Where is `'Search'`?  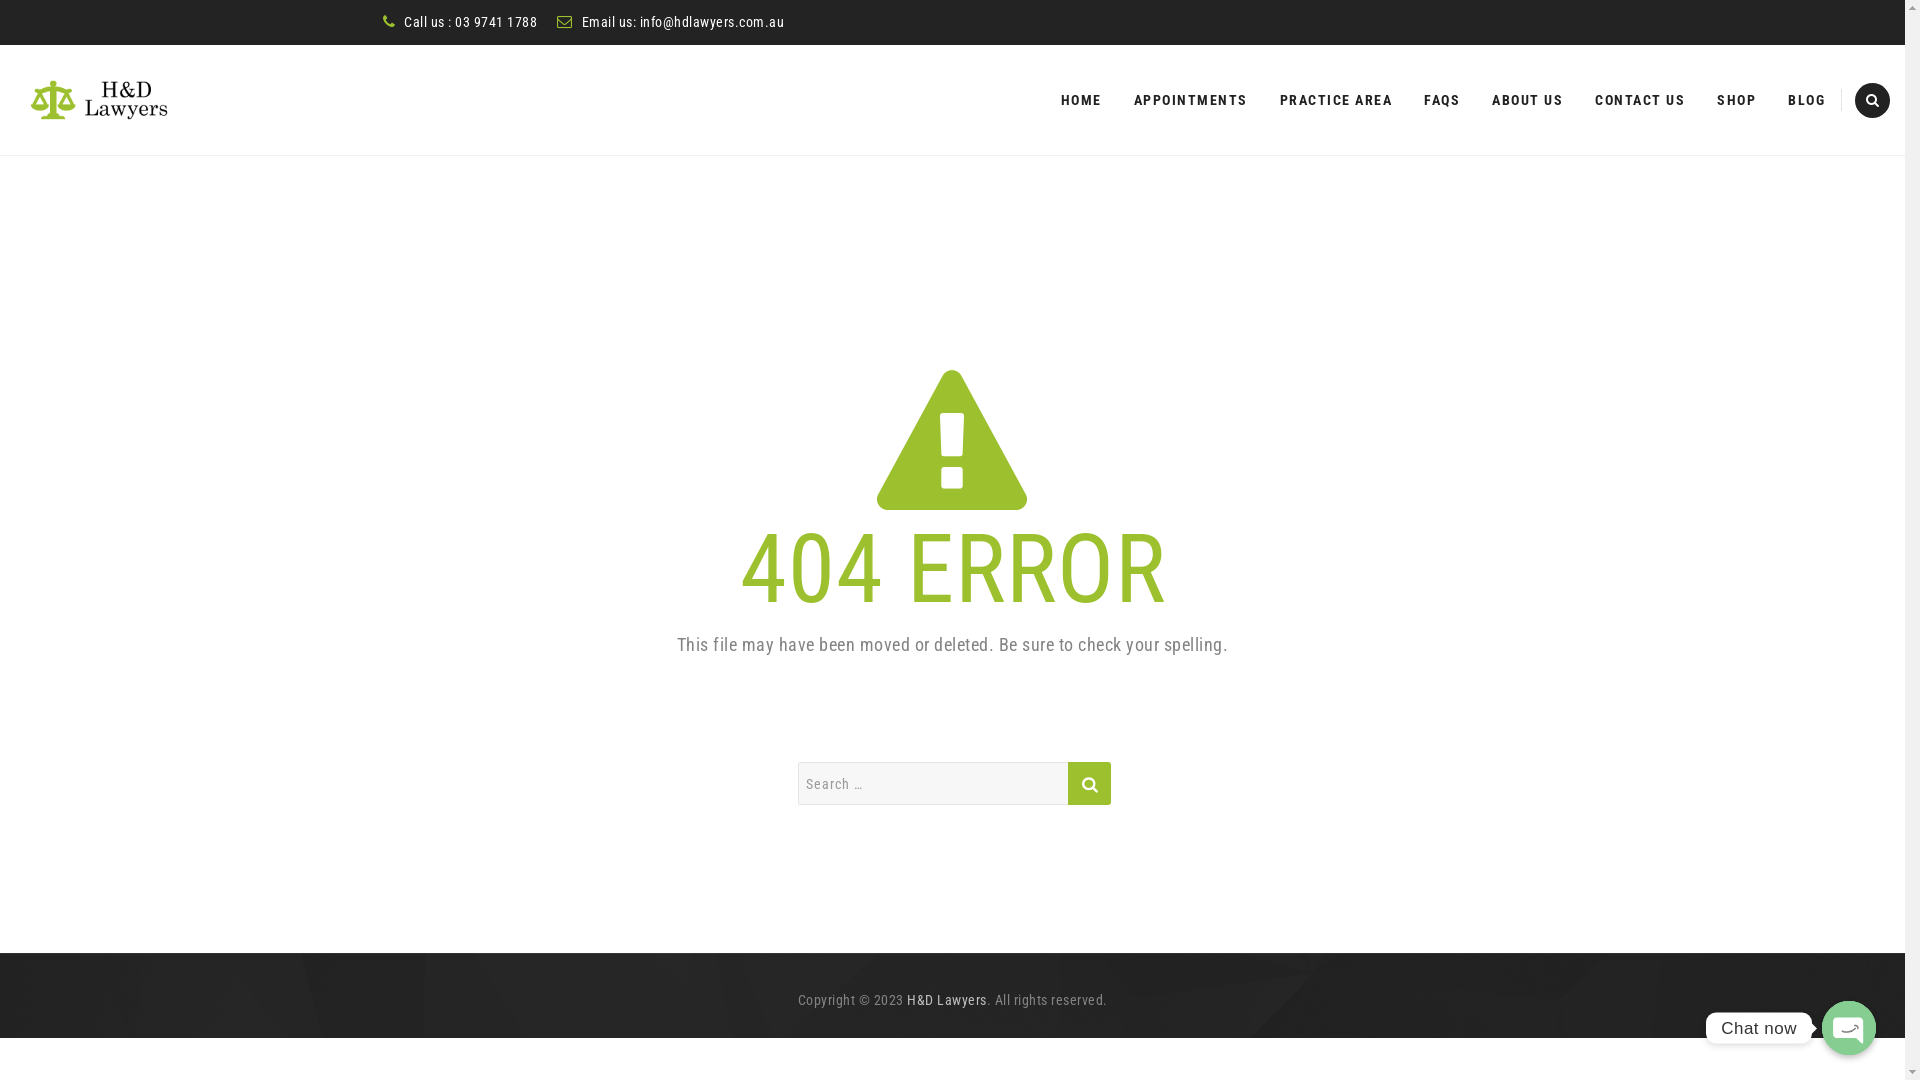 'Search' is located at coordinates (1088, 782).